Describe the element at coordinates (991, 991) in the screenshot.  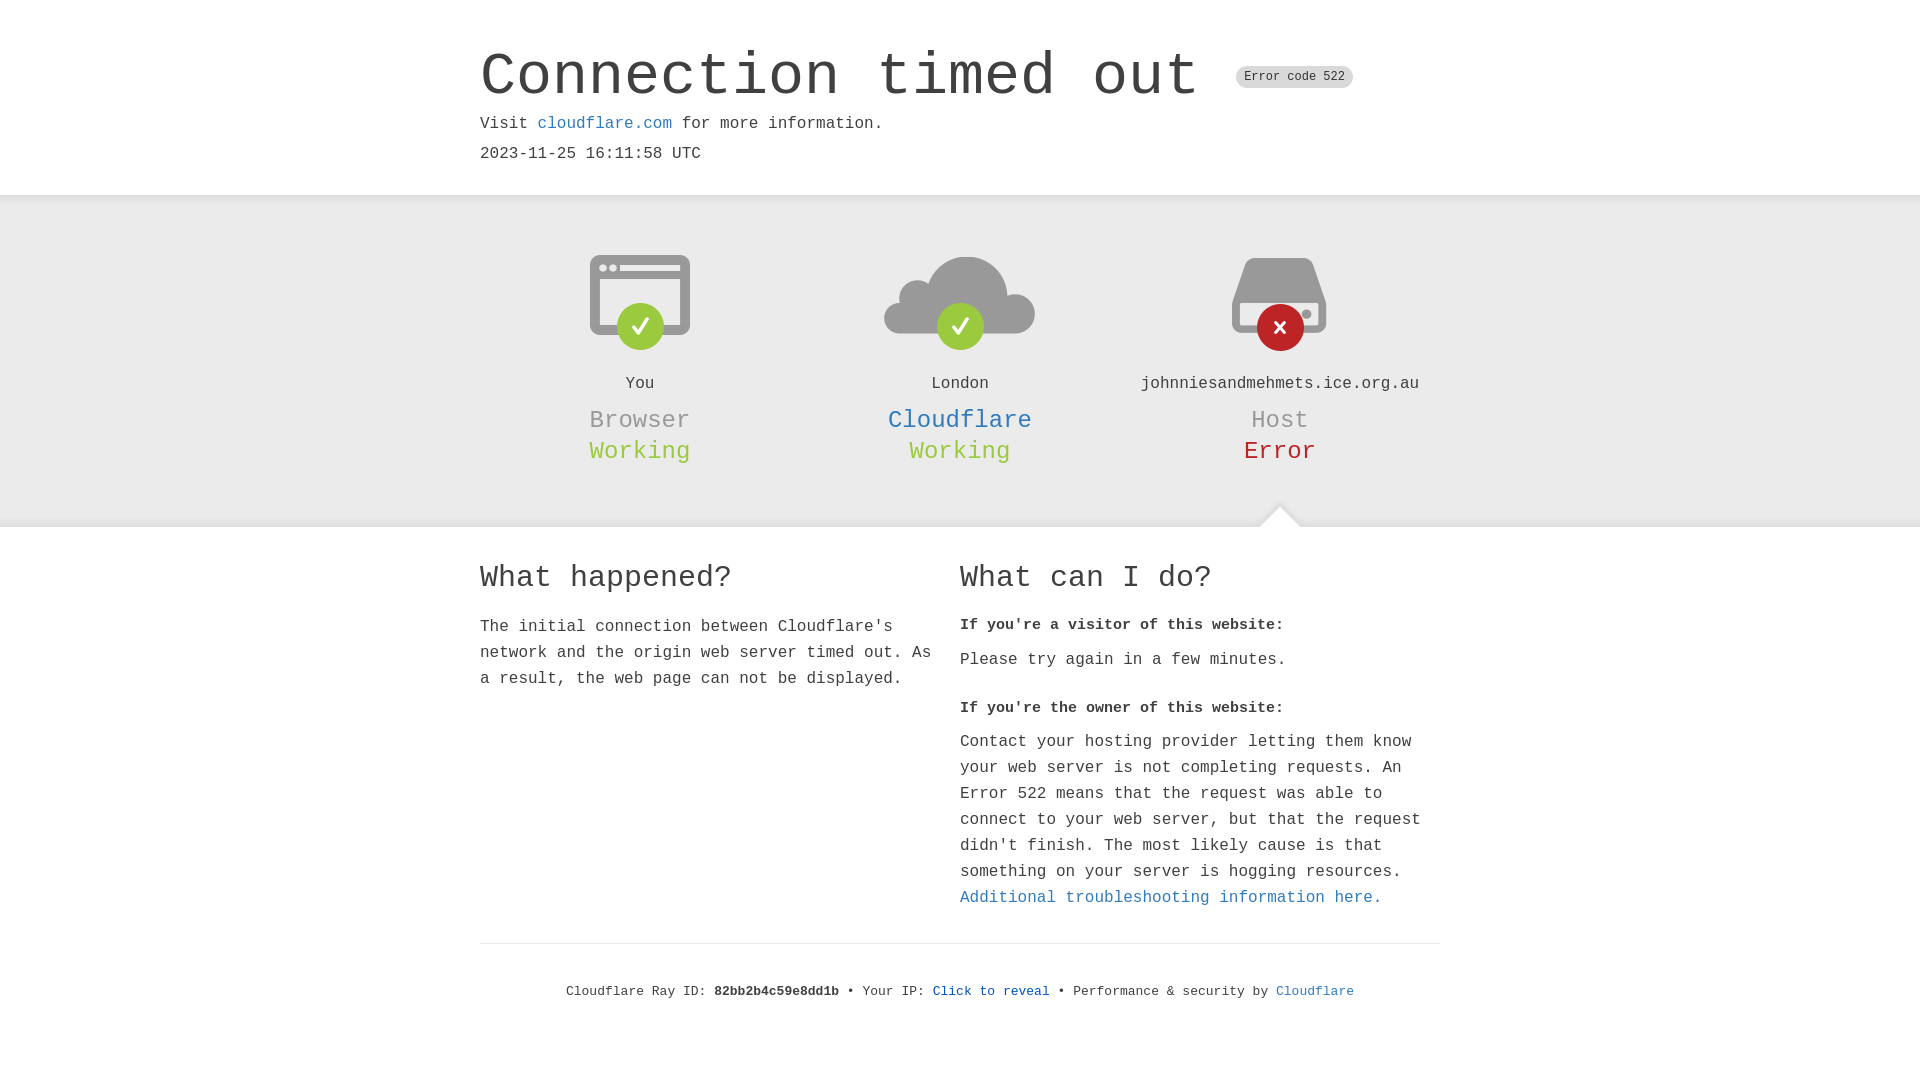
I see `'Click to reveal'` at that location.